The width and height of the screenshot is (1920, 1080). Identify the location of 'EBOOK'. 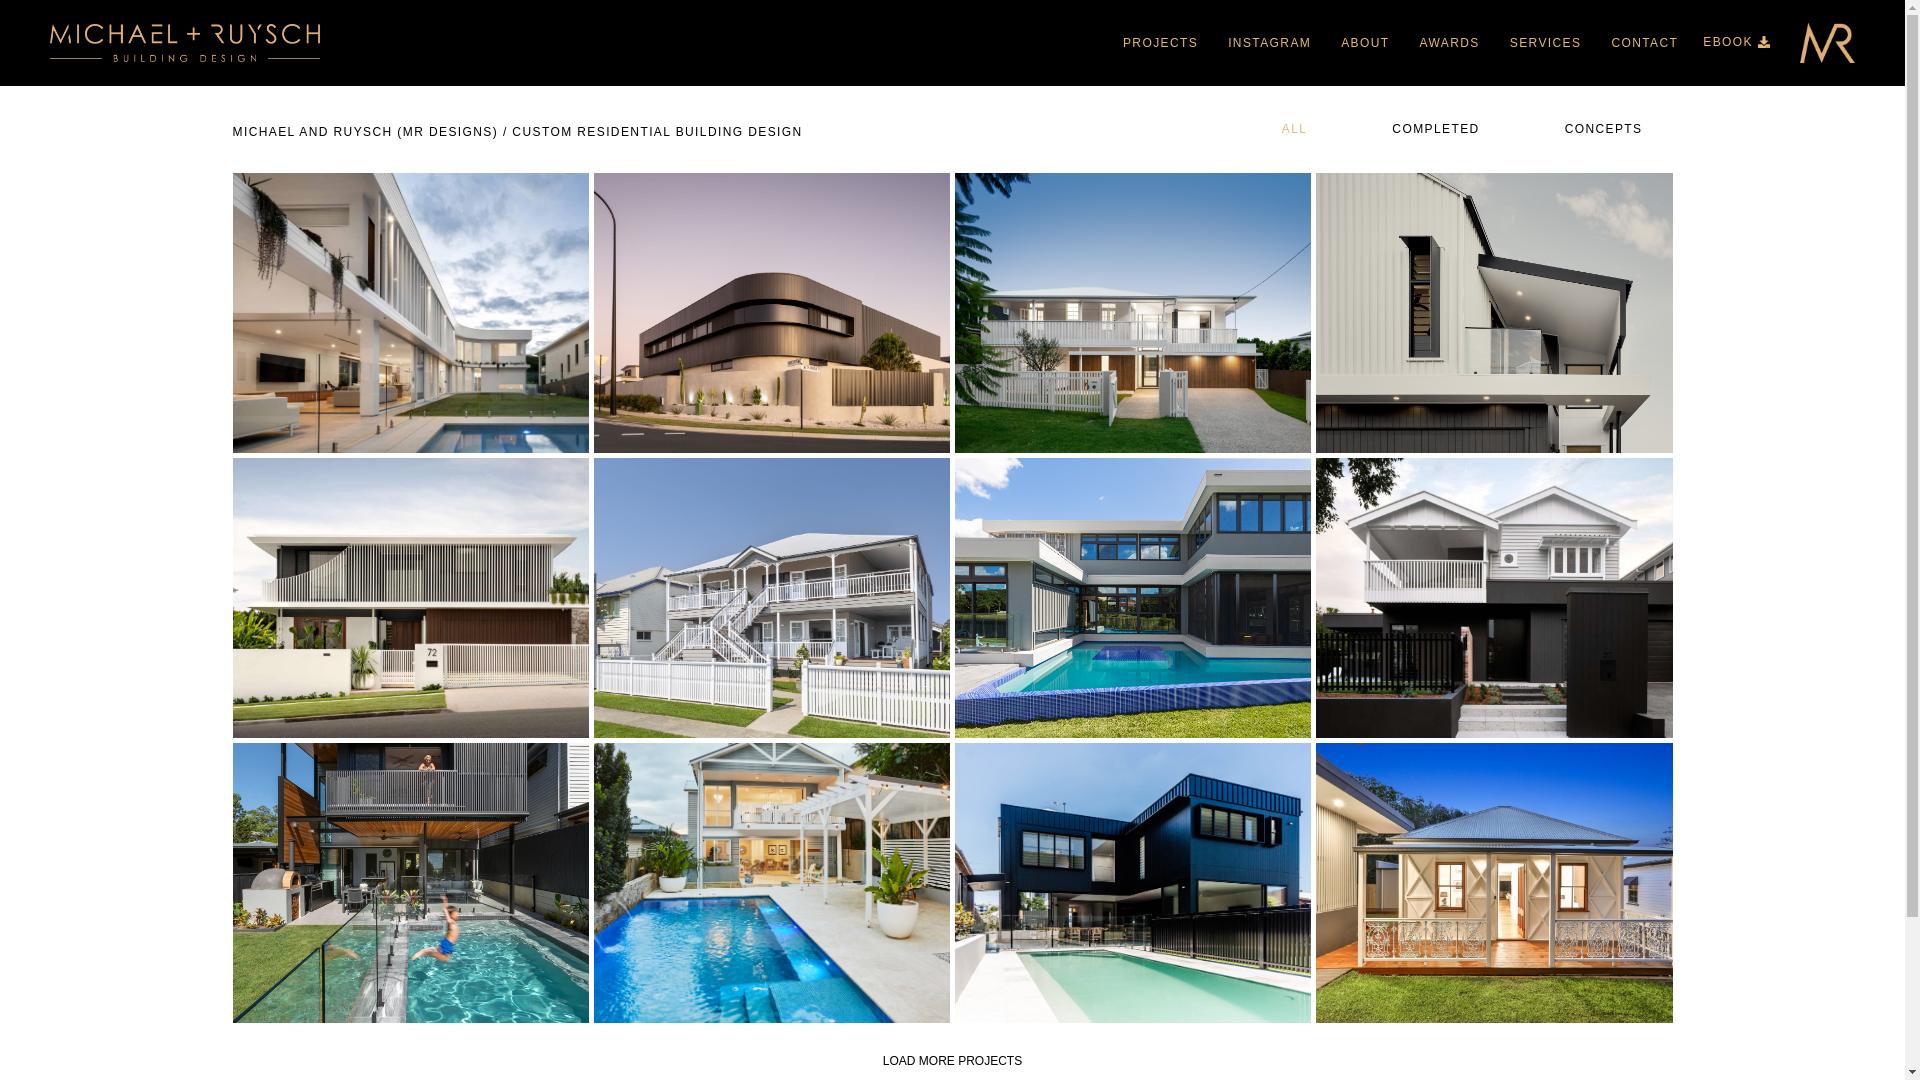
(1702, 42).